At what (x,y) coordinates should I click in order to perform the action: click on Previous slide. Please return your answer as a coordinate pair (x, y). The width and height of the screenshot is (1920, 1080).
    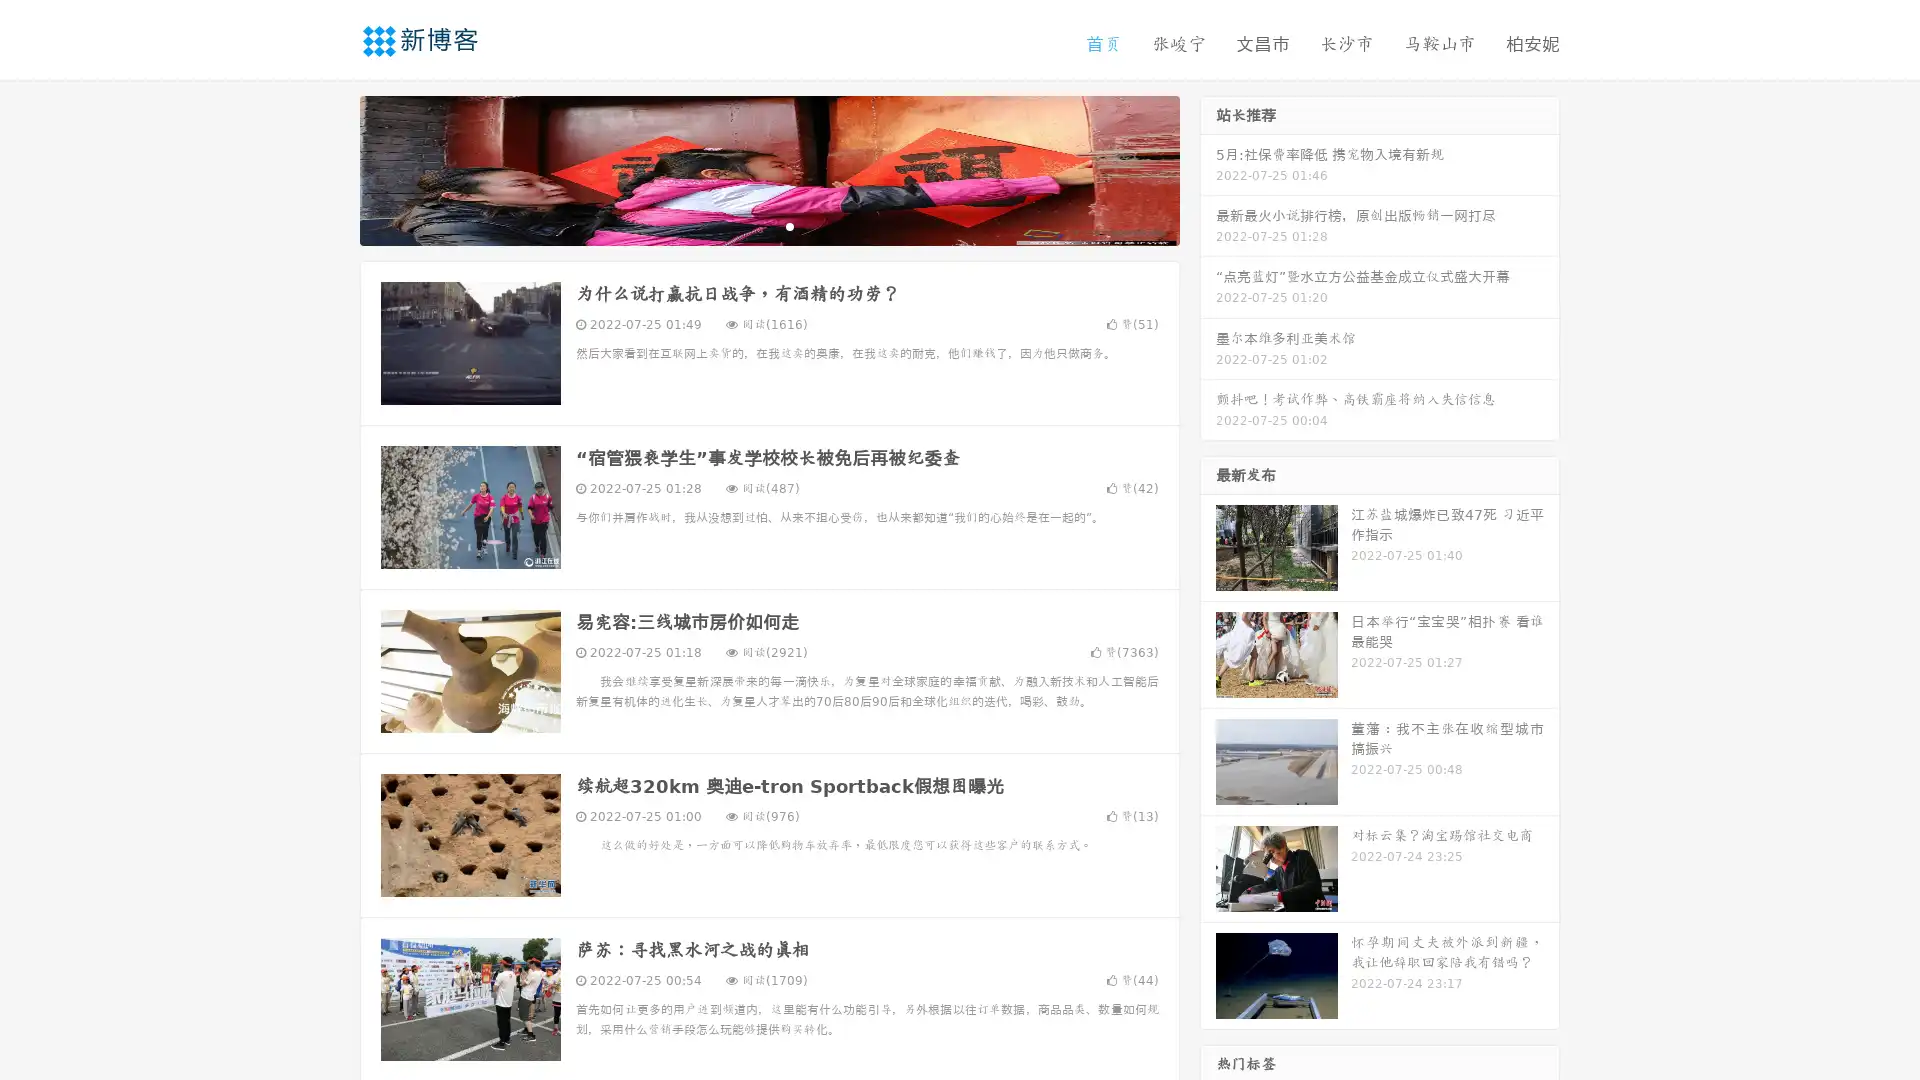
    Looking at the image, I should click on (330, 168).